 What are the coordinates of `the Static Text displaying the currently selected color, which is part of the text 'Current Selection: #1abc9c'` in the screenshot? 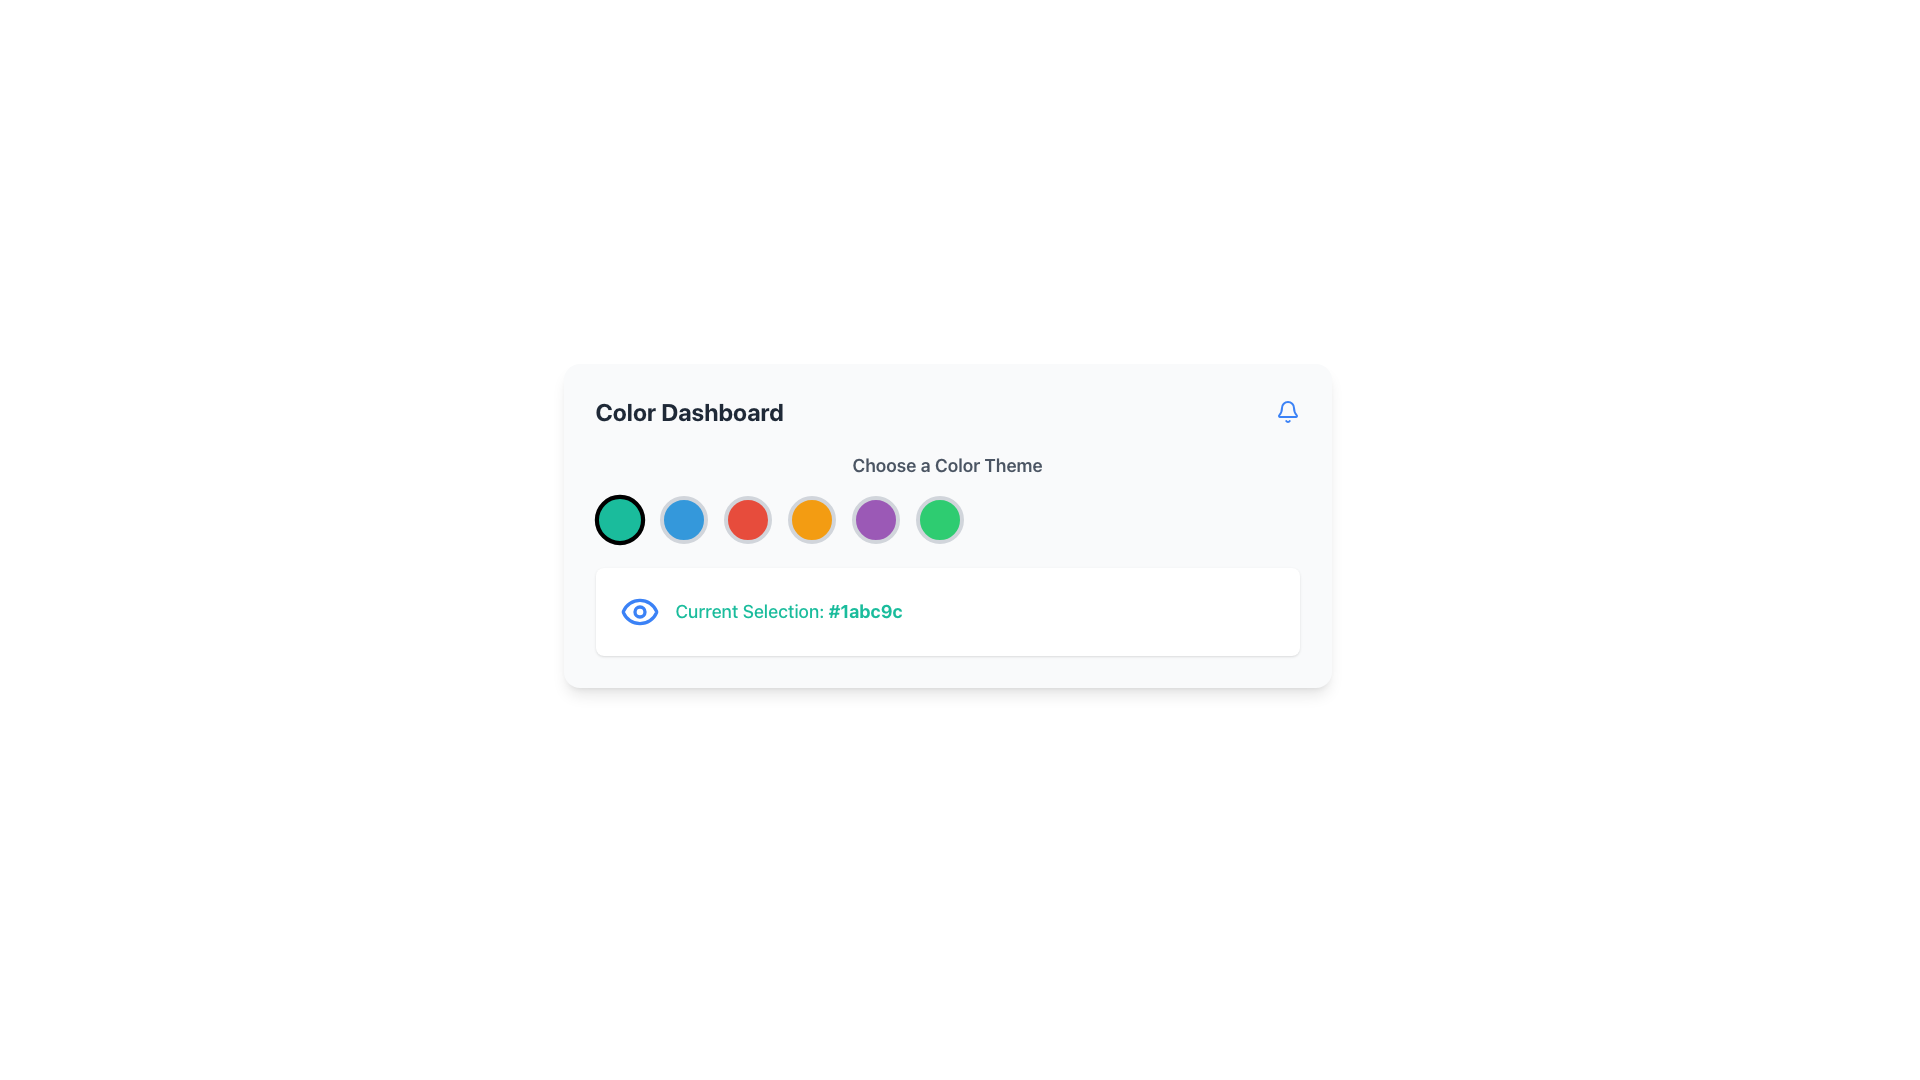 It's located at (865, 610).